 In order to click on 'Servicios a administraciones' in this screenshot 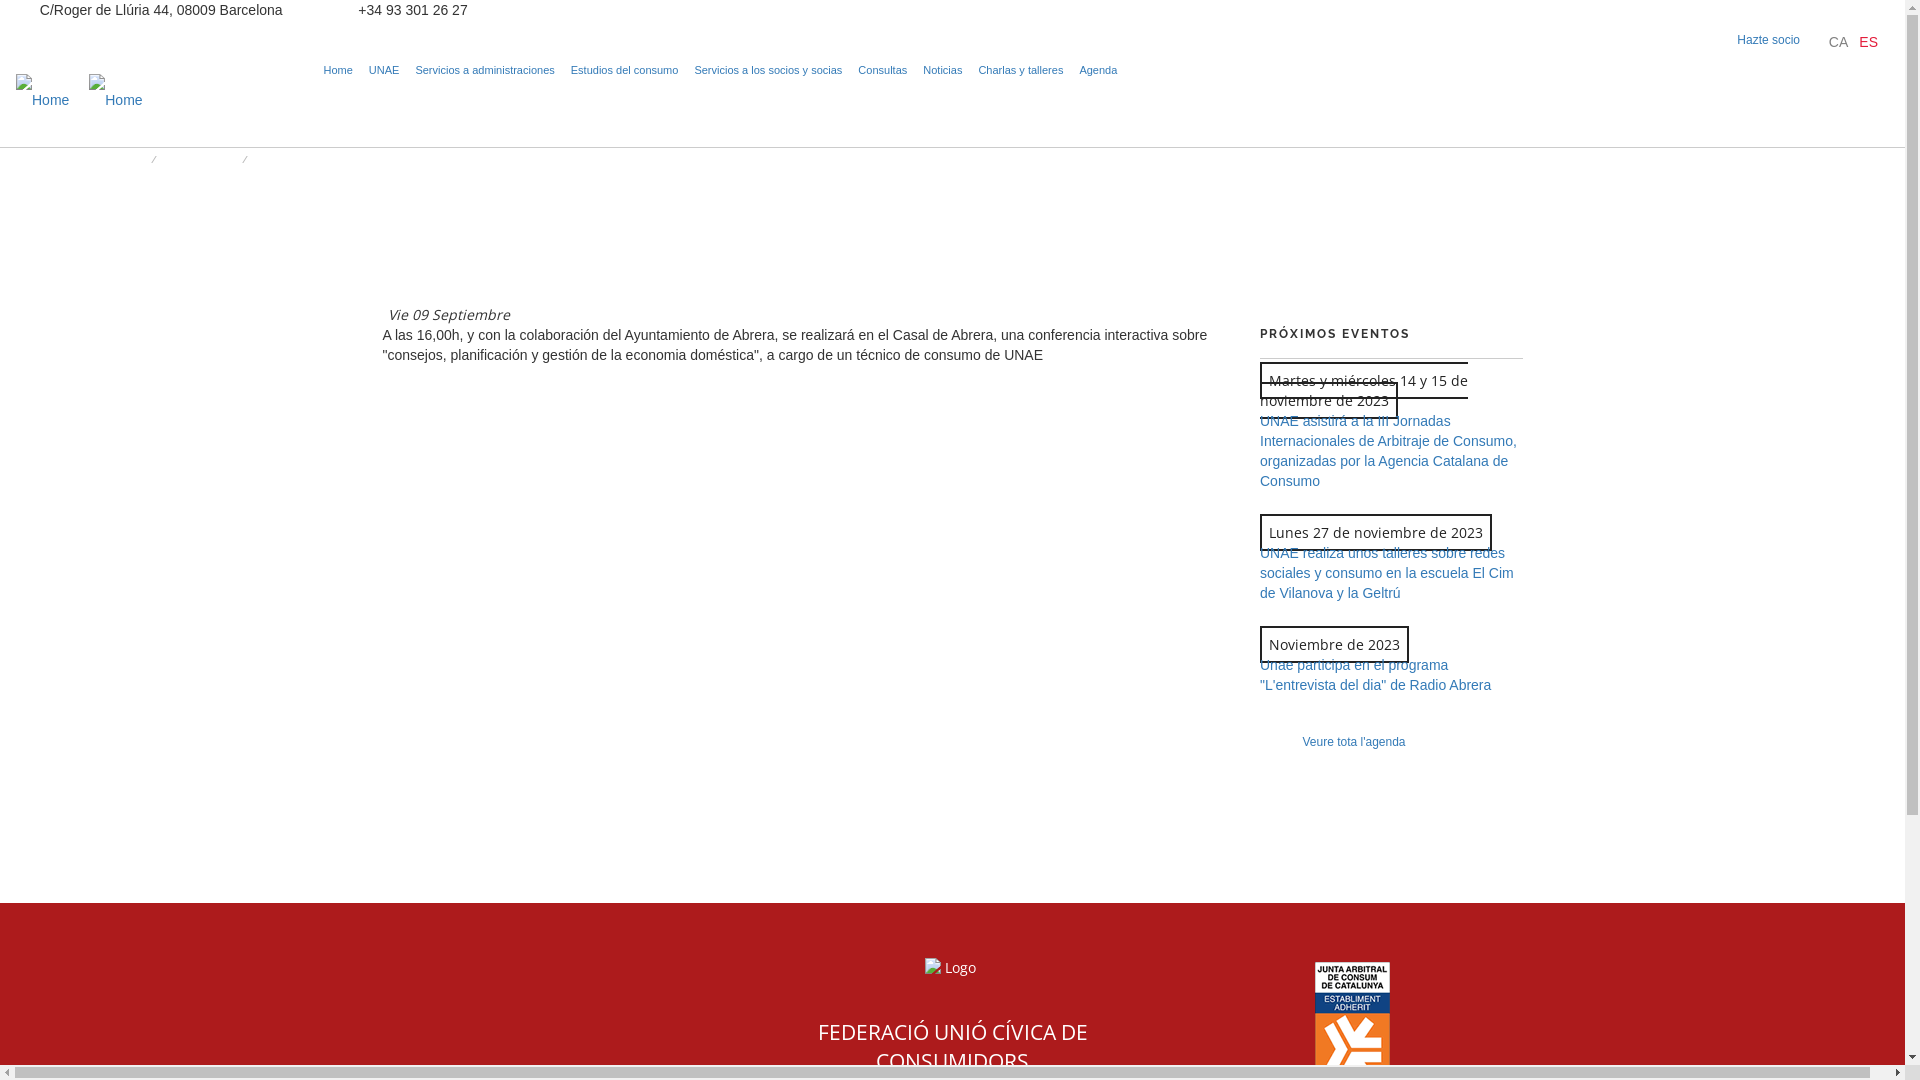, I will do `click(484, 68)`.